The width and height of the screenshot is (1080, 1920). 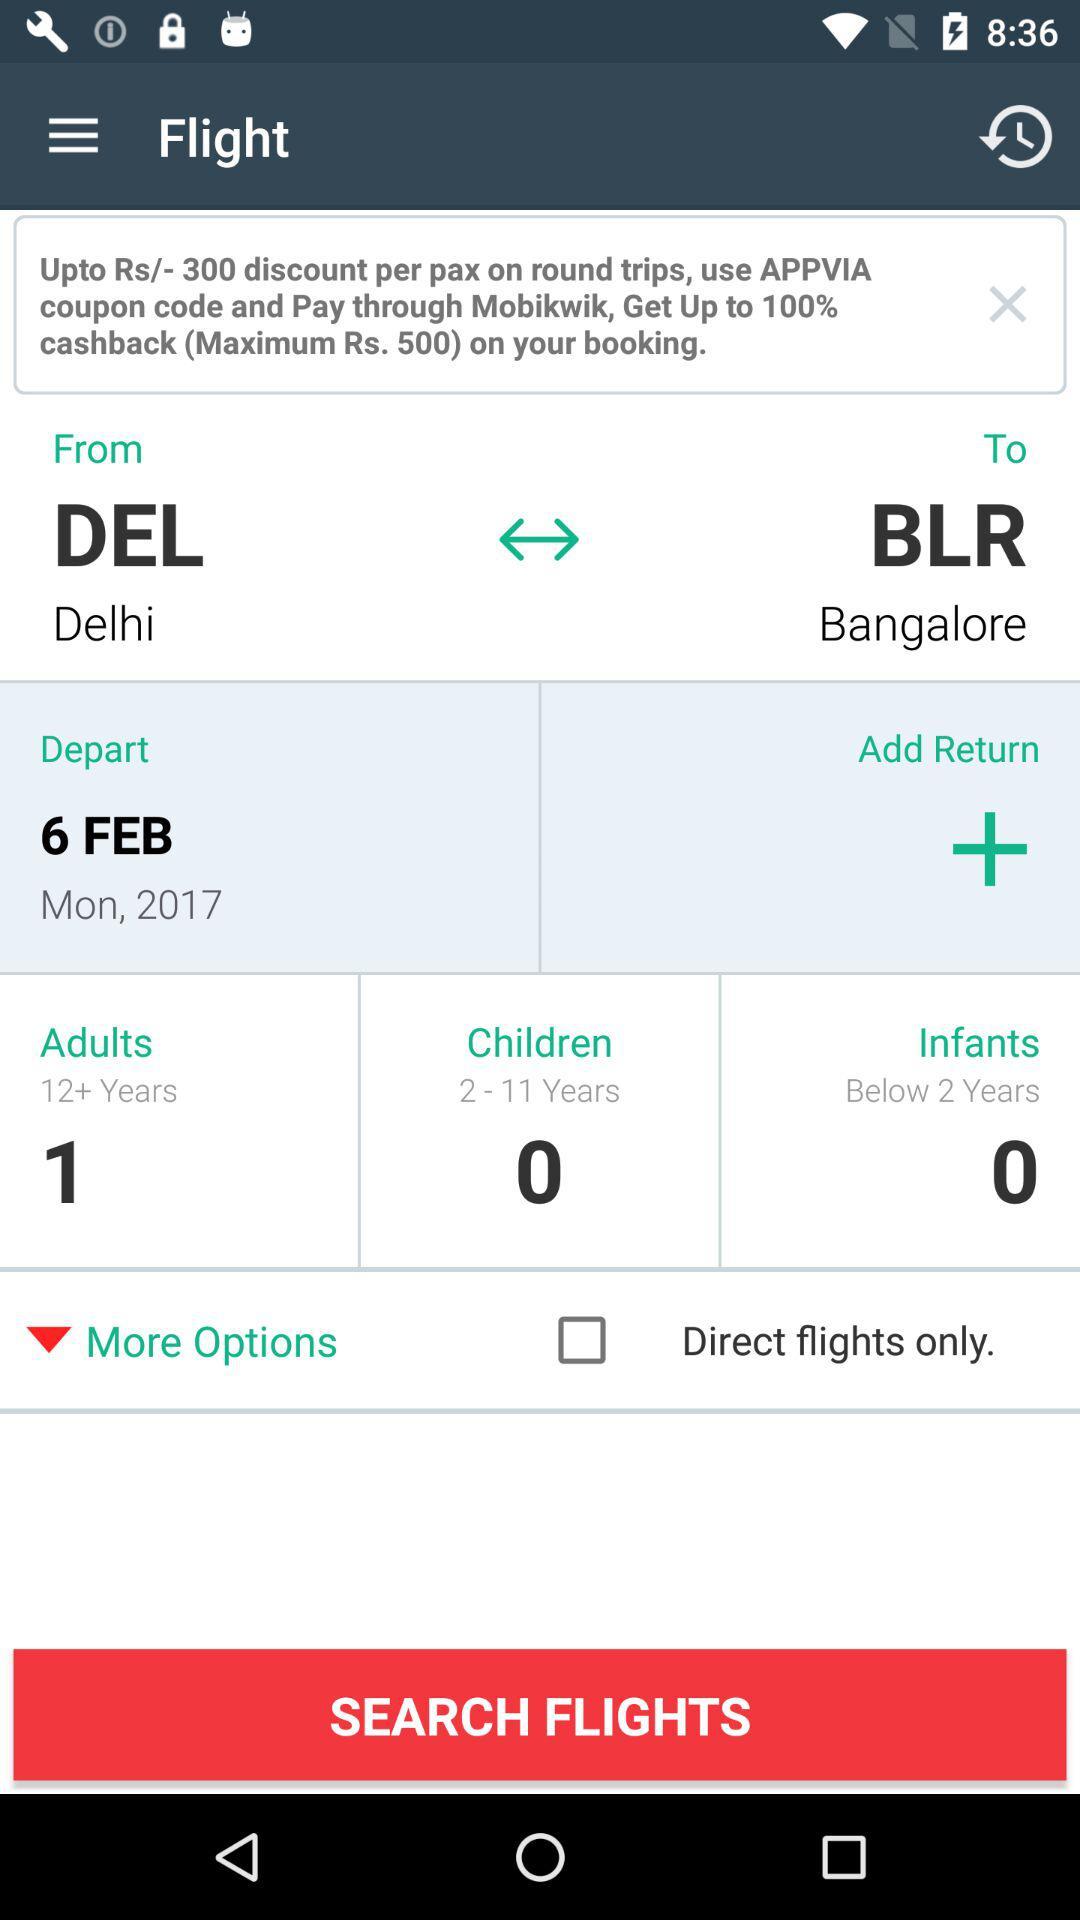 I want to click on the icon next to the upto rs 300, so click(x=1007, y=303).